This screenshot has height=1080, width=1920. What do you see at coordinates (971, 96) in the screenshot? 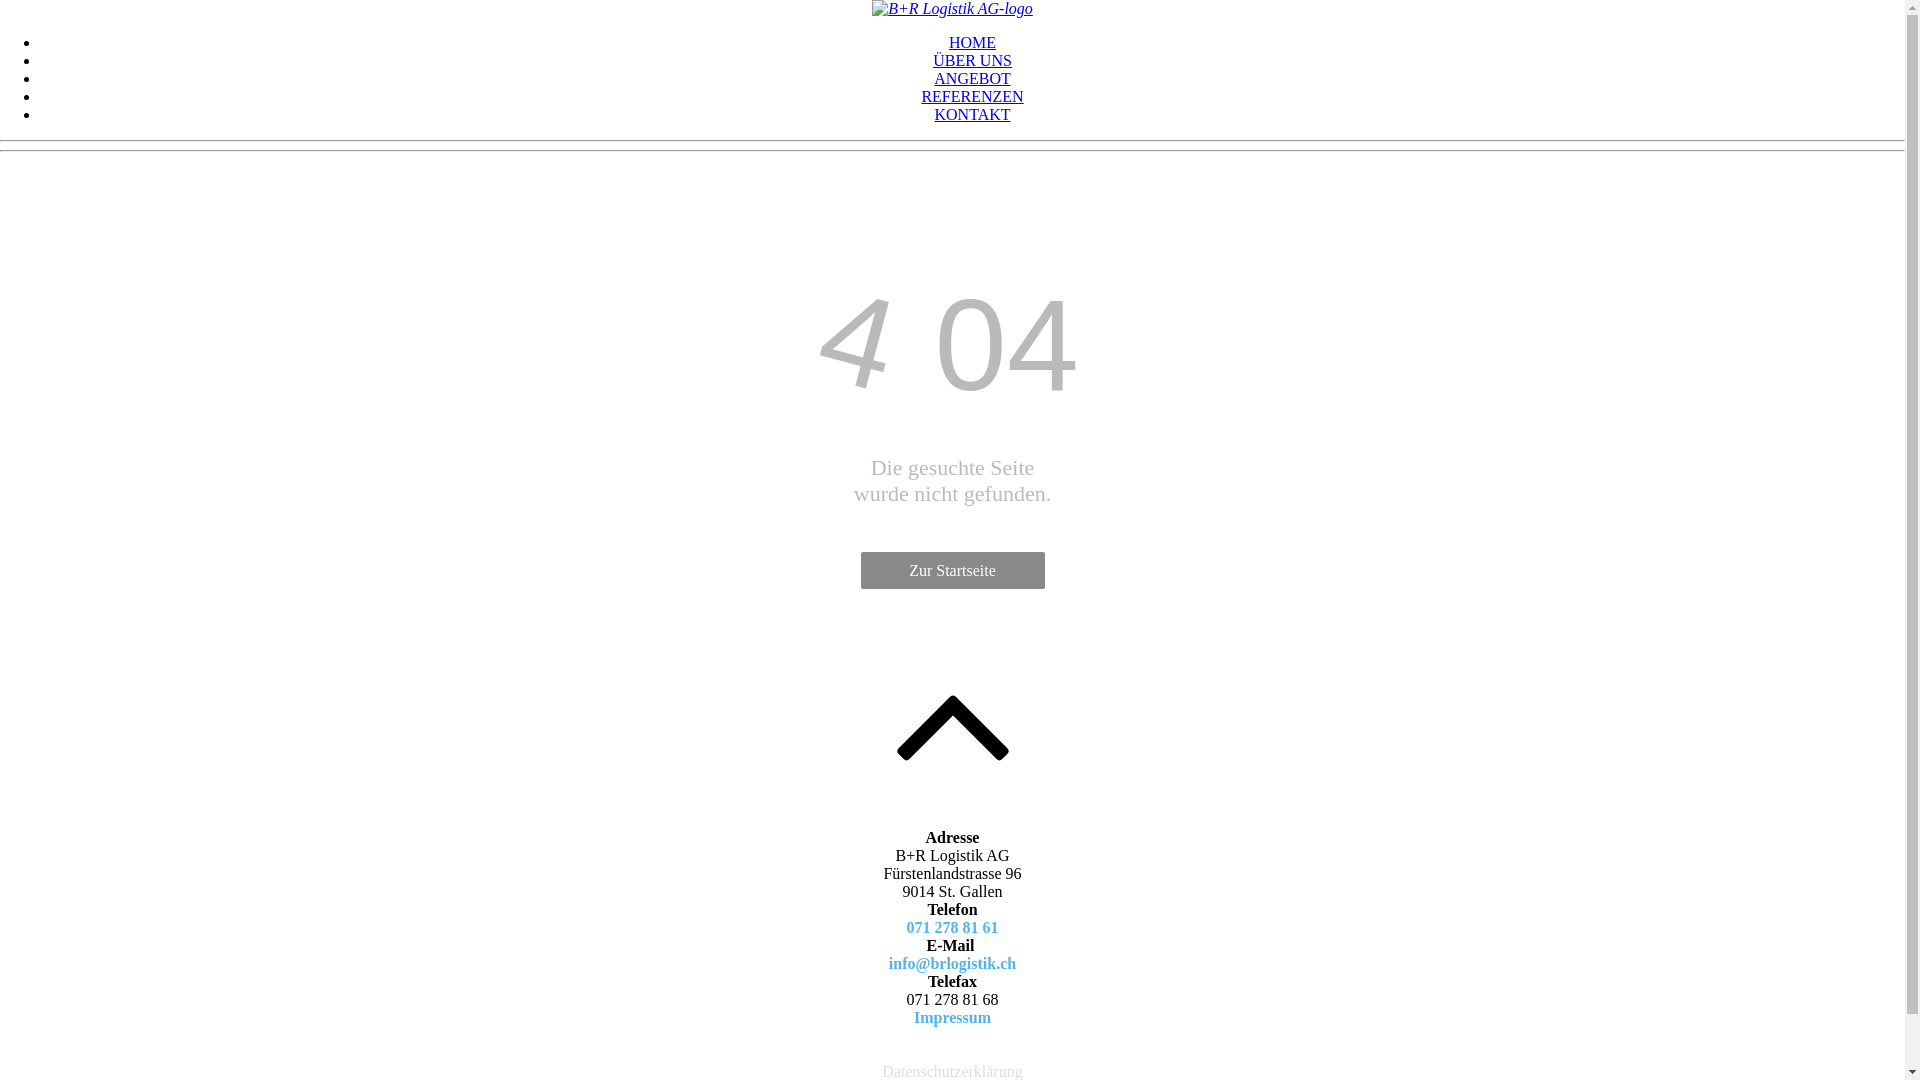
I see `'REFERENZEN'` at bounding box center [971, 96].